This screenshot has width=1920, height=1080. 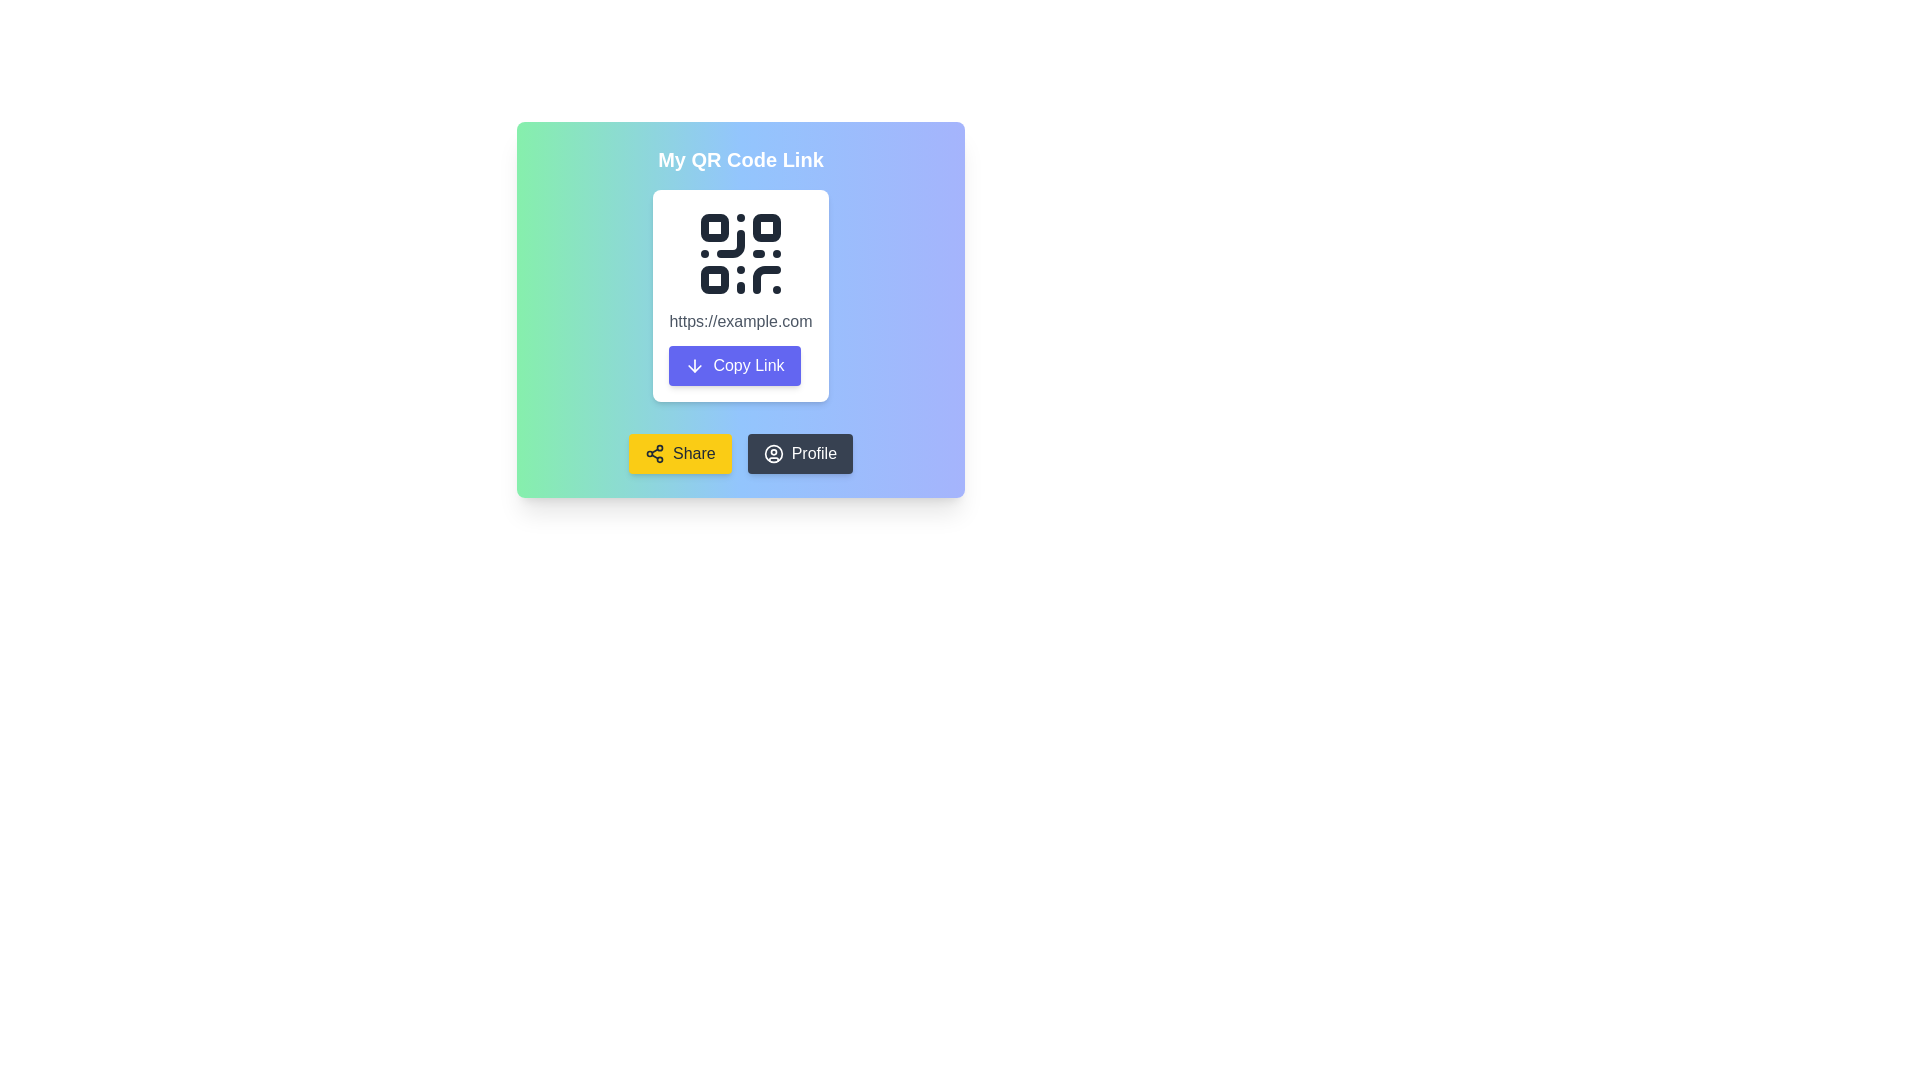 What do you see at coordinates (733, 366) in the screenshot?
I see `the button that allows users to copy the displayed link to their clipboard for visual feedback` at bounding box center [733, 366].